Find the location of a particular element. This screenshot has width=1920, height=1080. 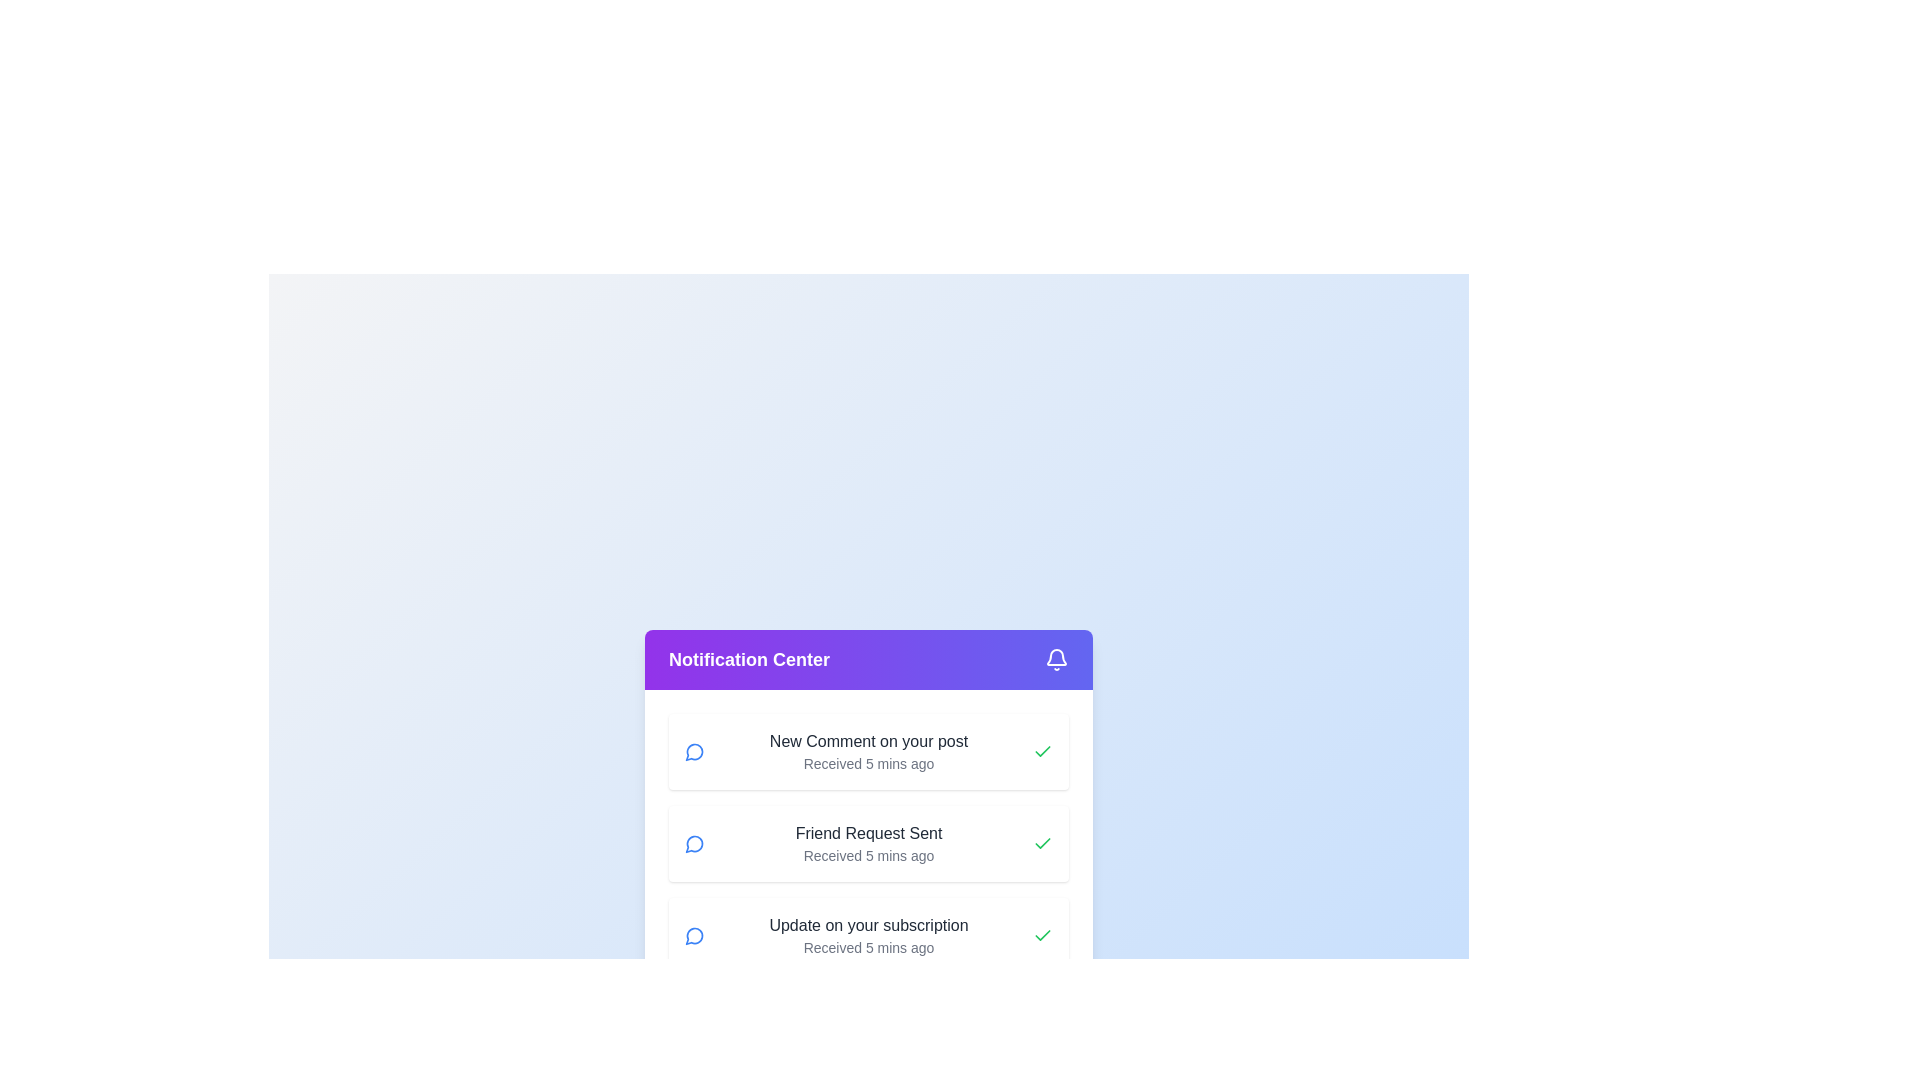

the bell-shaped icon on the rightmost side of the header bar is located at coordinates (1055, 659).